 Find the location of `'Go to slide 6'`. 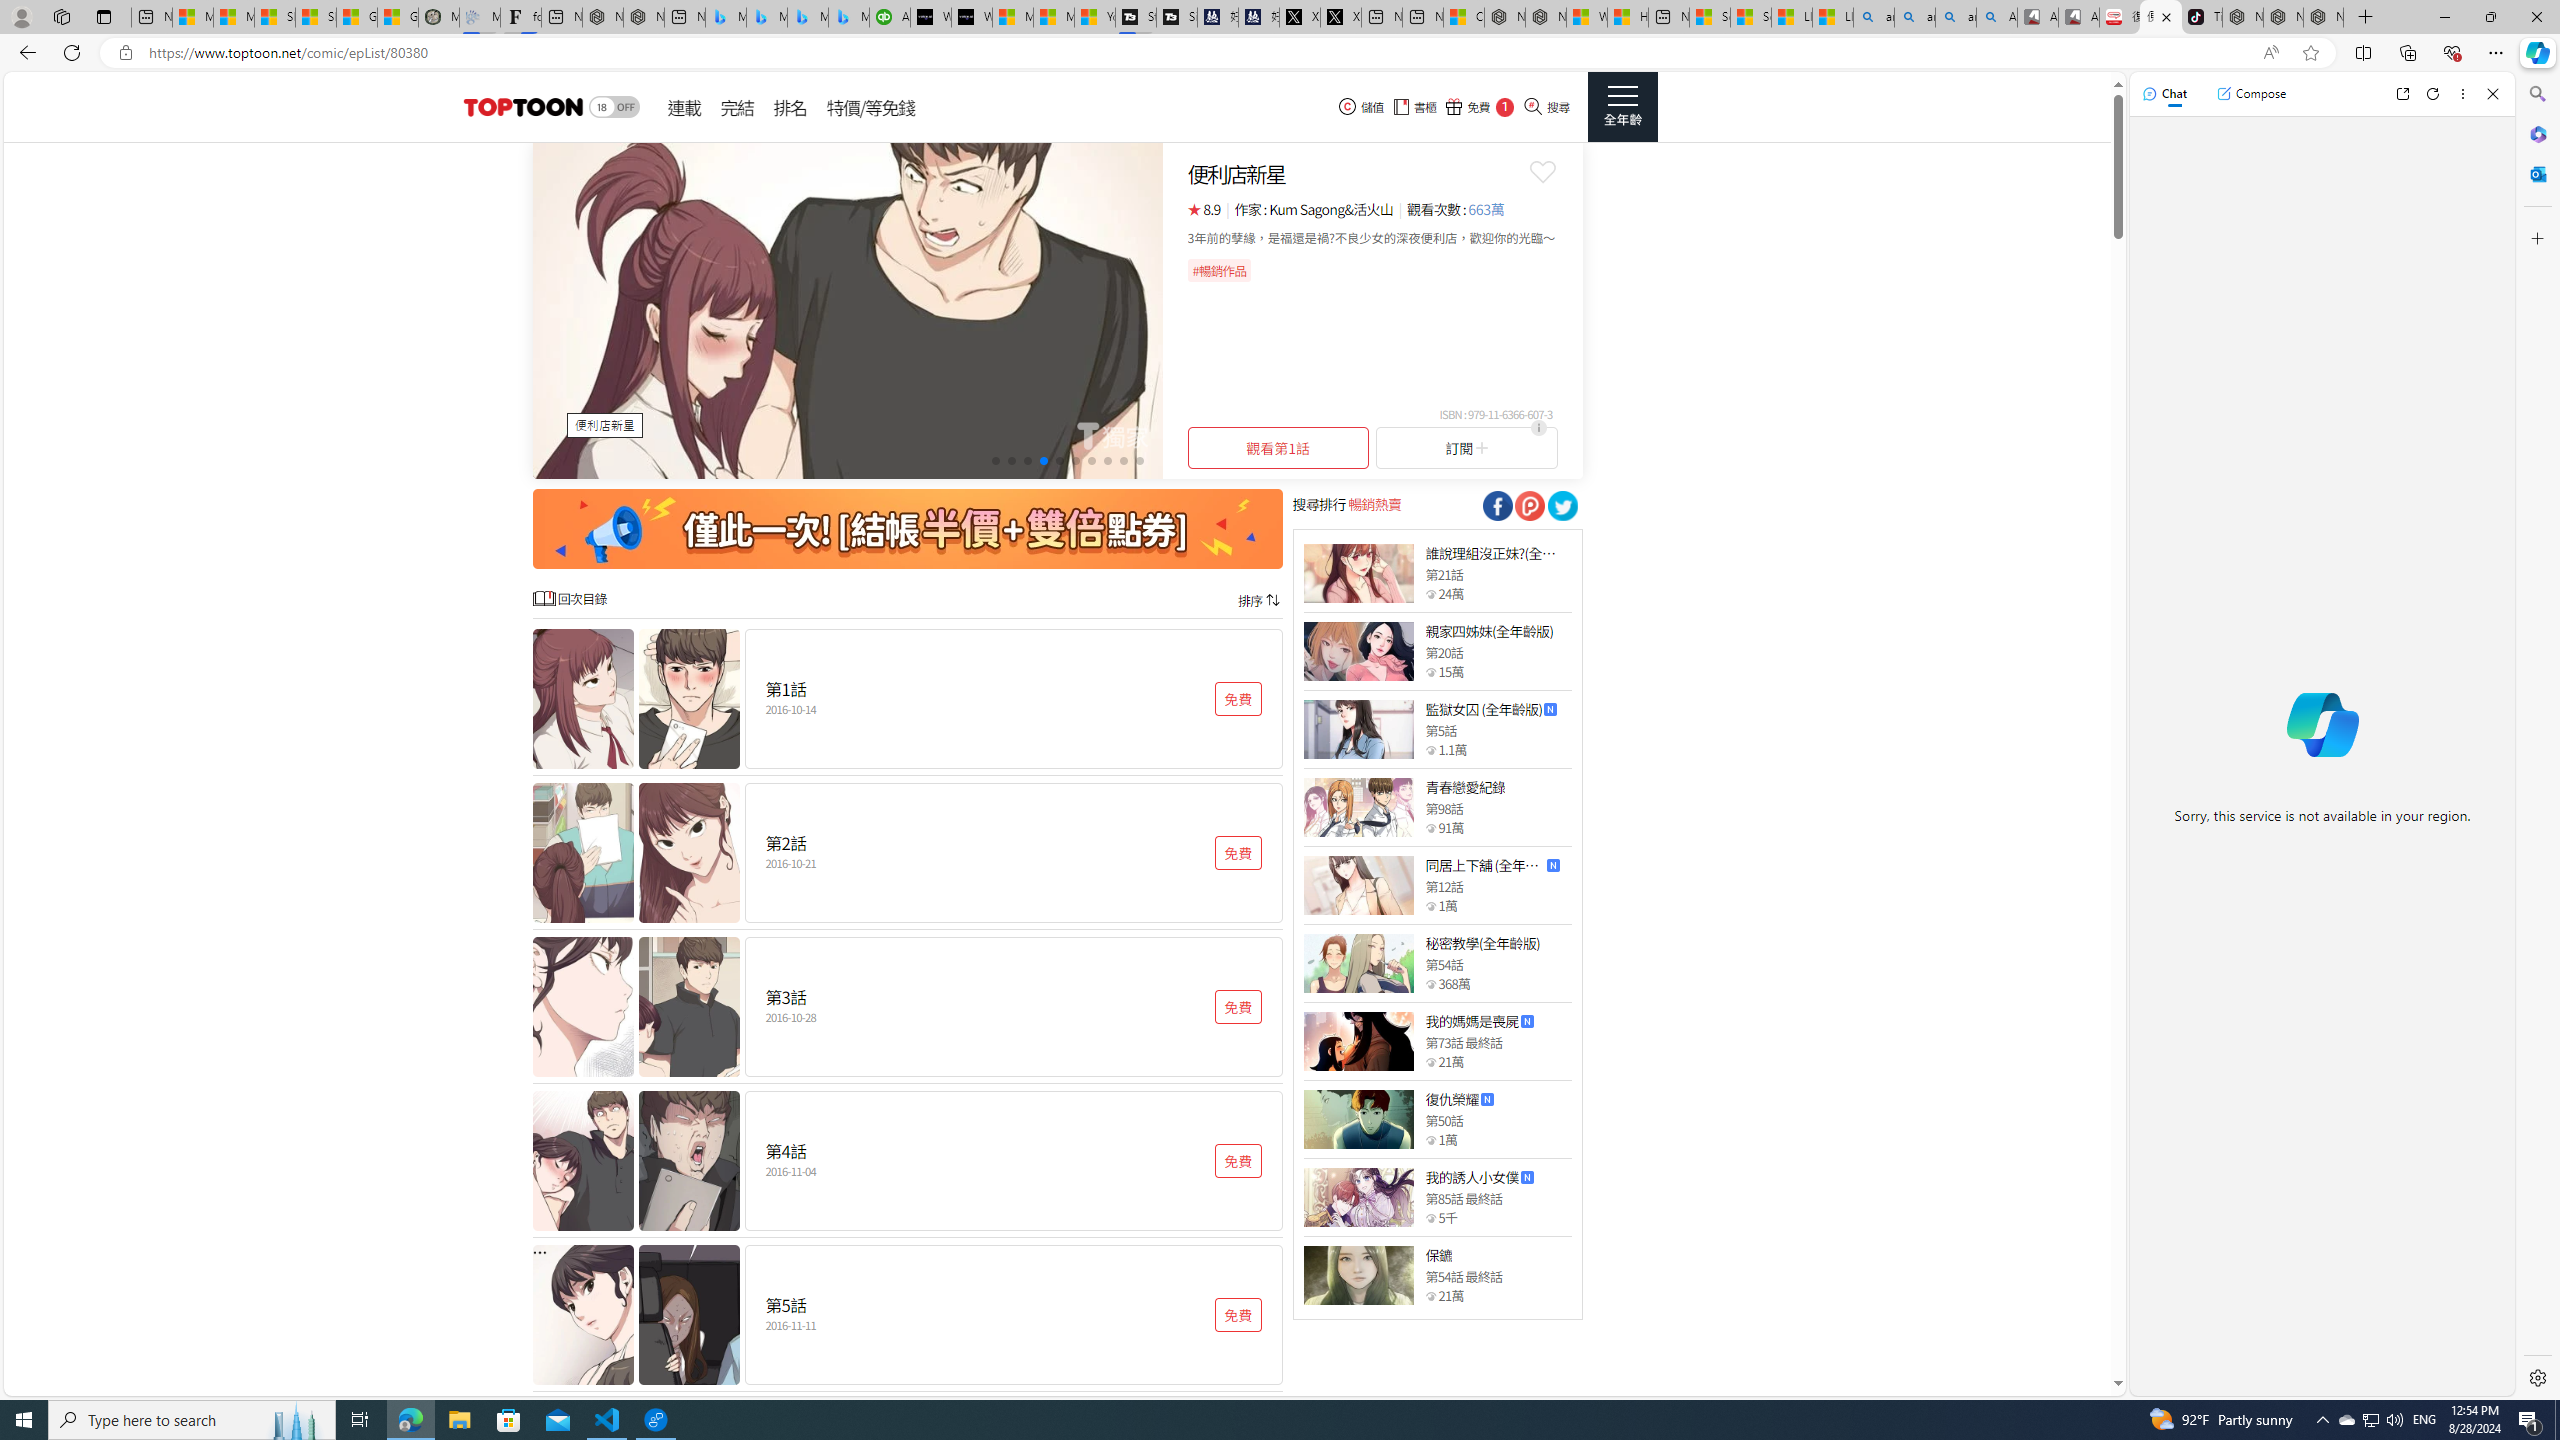

'Go to slide 6' is located at coordinates (1075, 459).